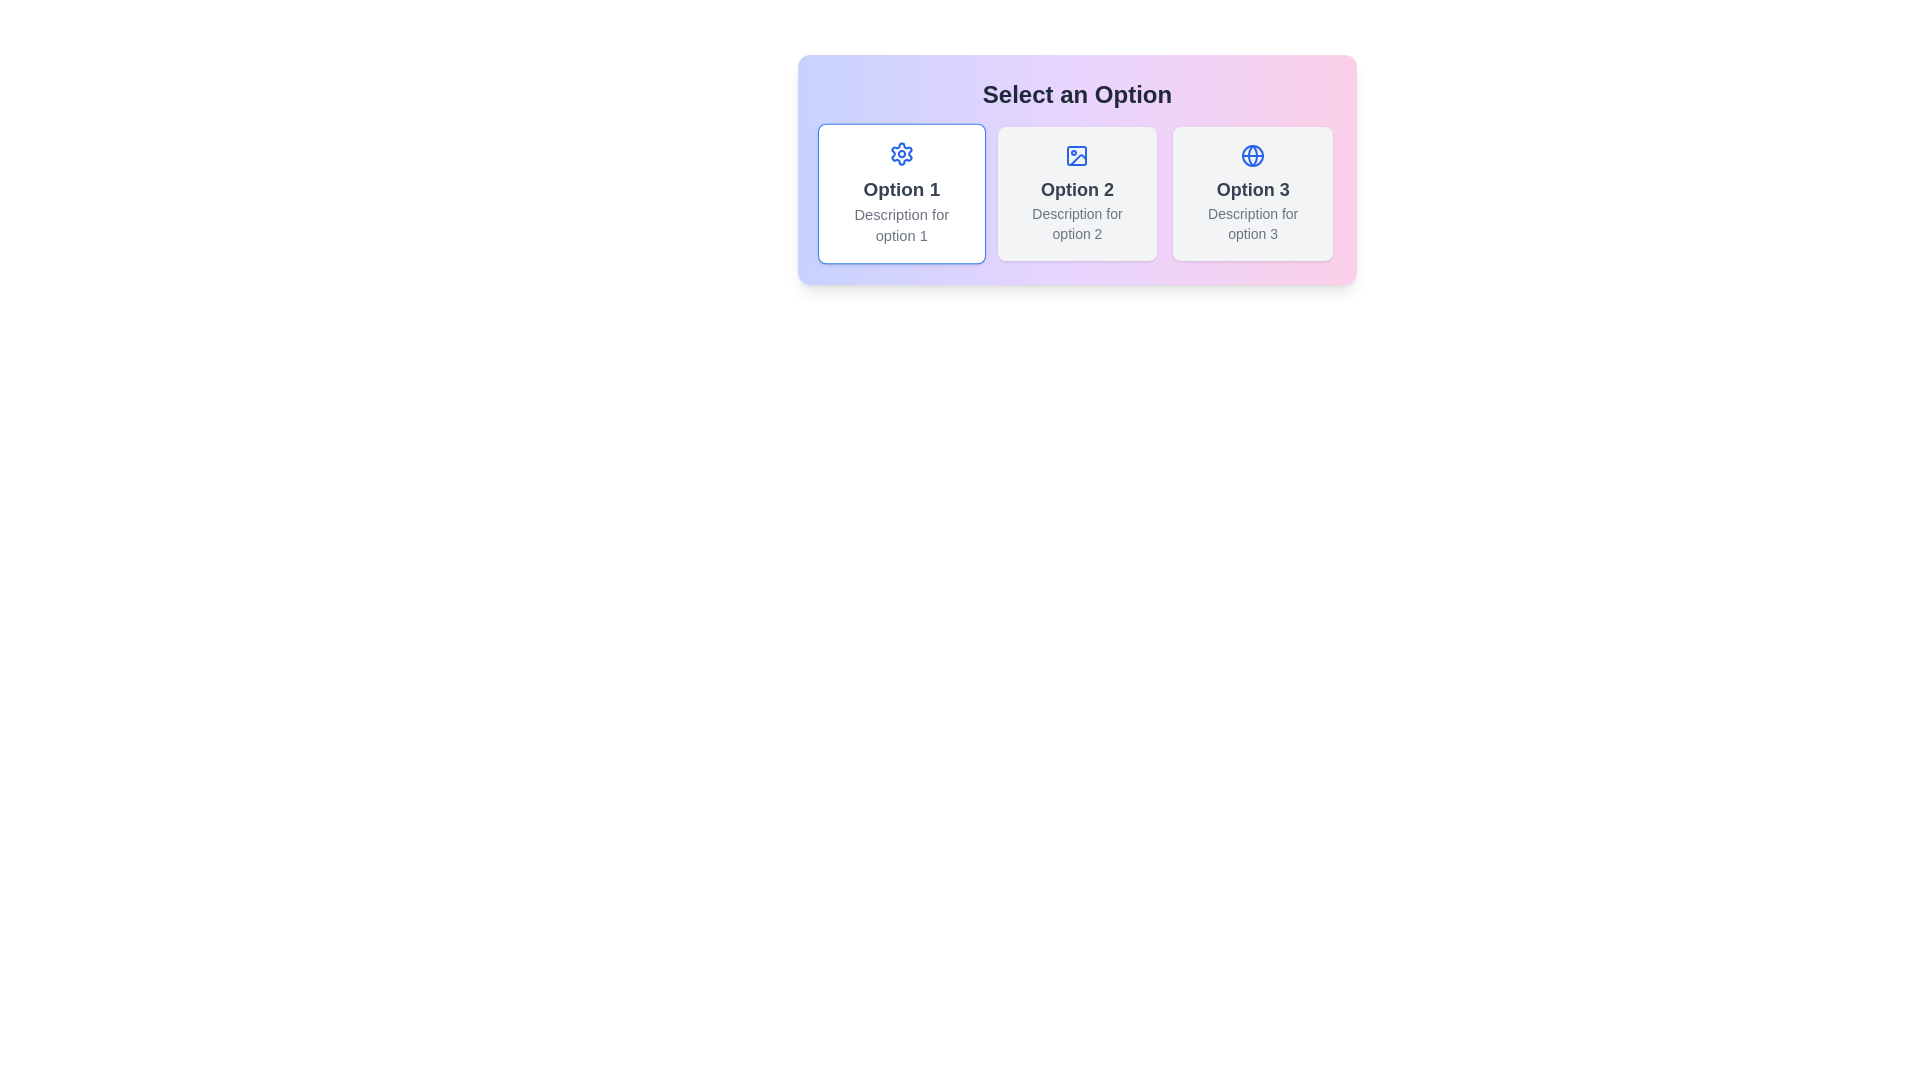 Image resolution: width=1920 pixels, height=1080 pixels. Describe the element at coordinates (900, 189) in the screenshot. I see `the text element labeled 'Option 1', which is displayed in a bold, large gray font within a blue-bordered card at the top-center of the card layout` at that location.